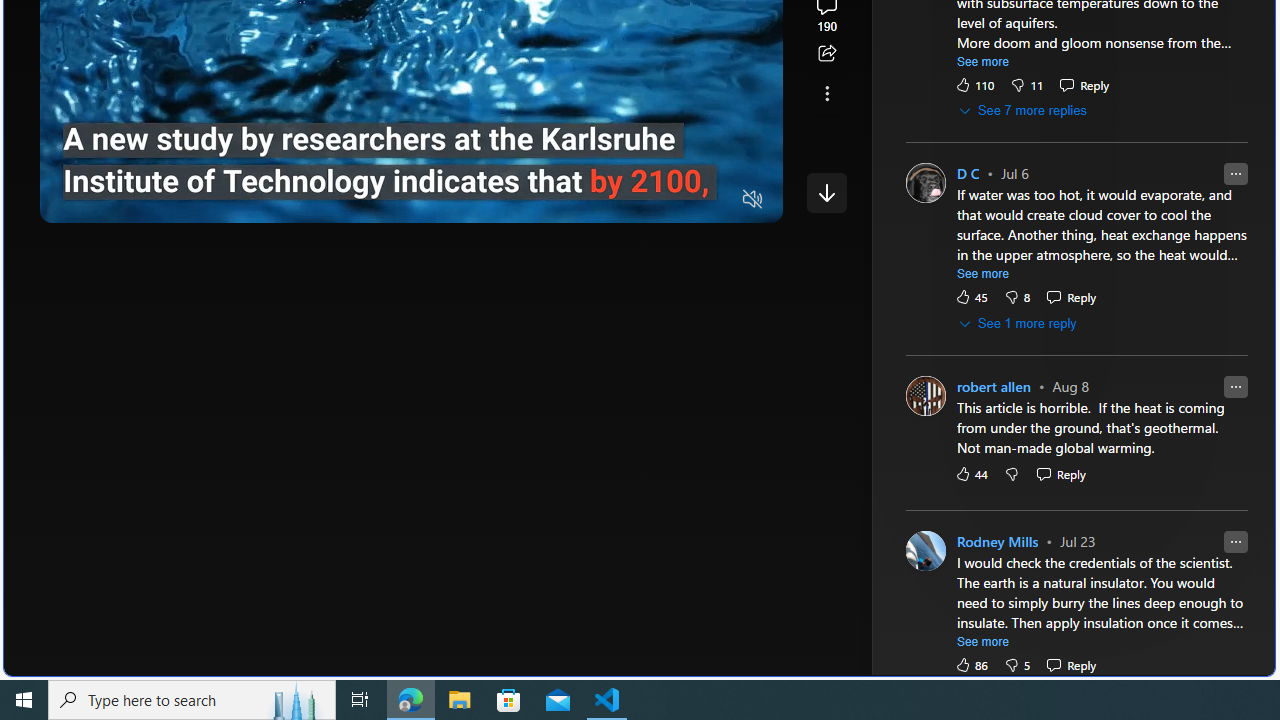  Describe the element at coordinates (968, 173) in the screenshot. I see `'D C'` at that location.